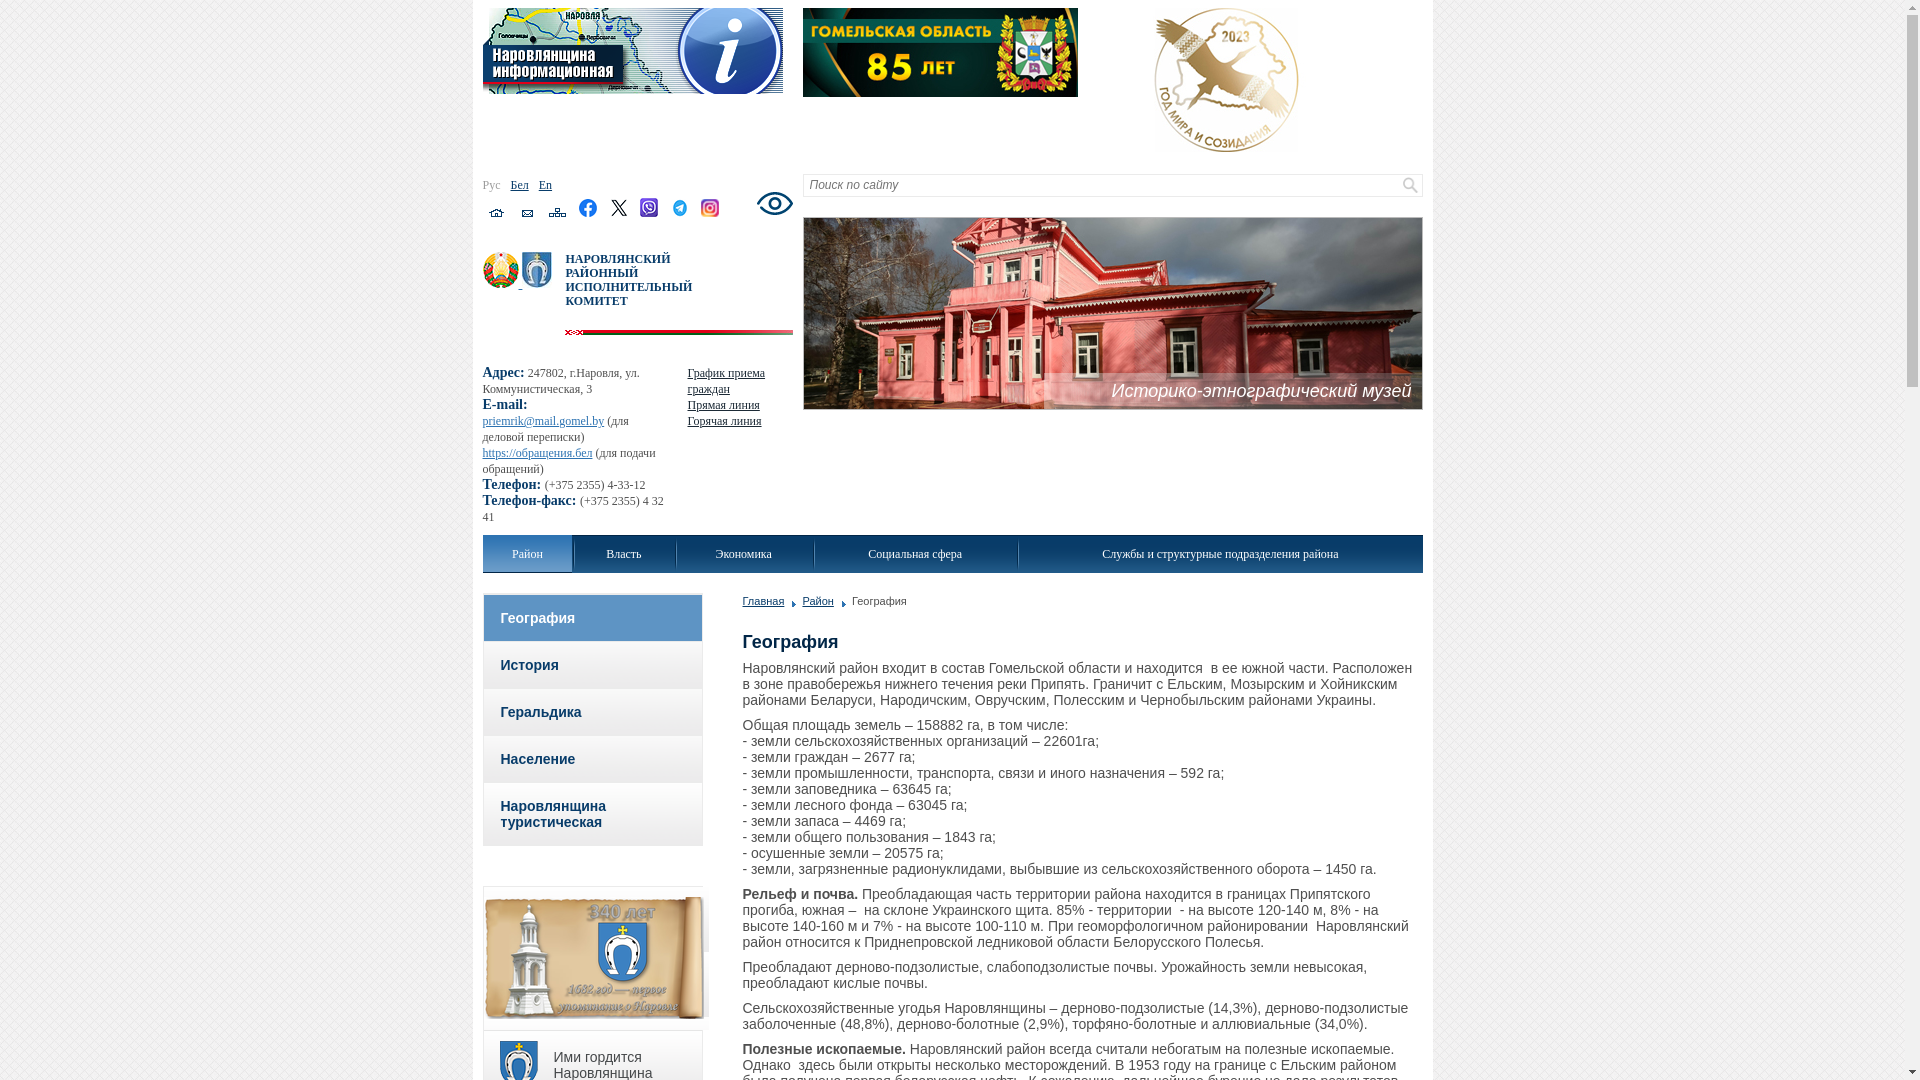  Describe the element at coordinates (608, 213) in the screenshot. I see `'twitter'` at that location.